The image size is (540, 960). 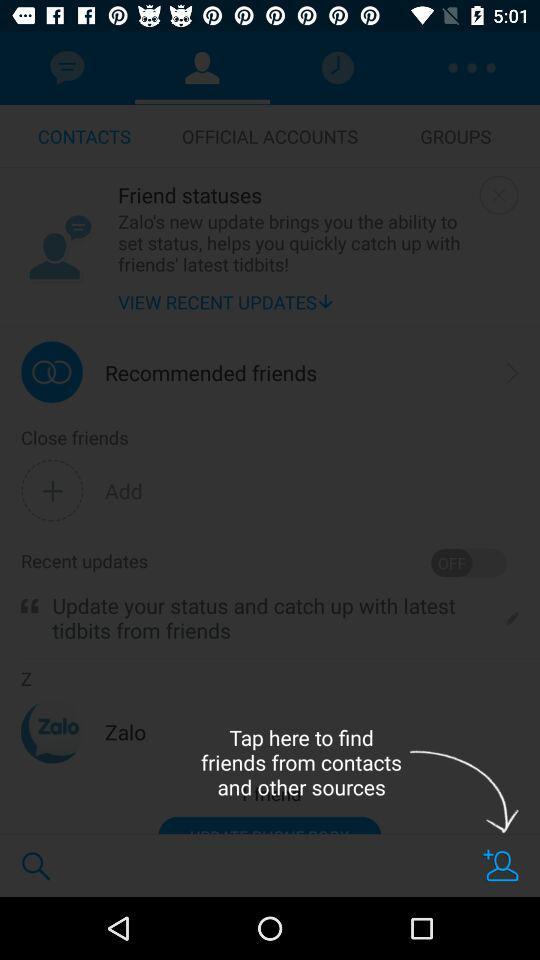 What do you see at coordinates (513, 371) in the screenshot?
I see `icon to the right of the recommended friends icon` at bounding box center [513, 371].